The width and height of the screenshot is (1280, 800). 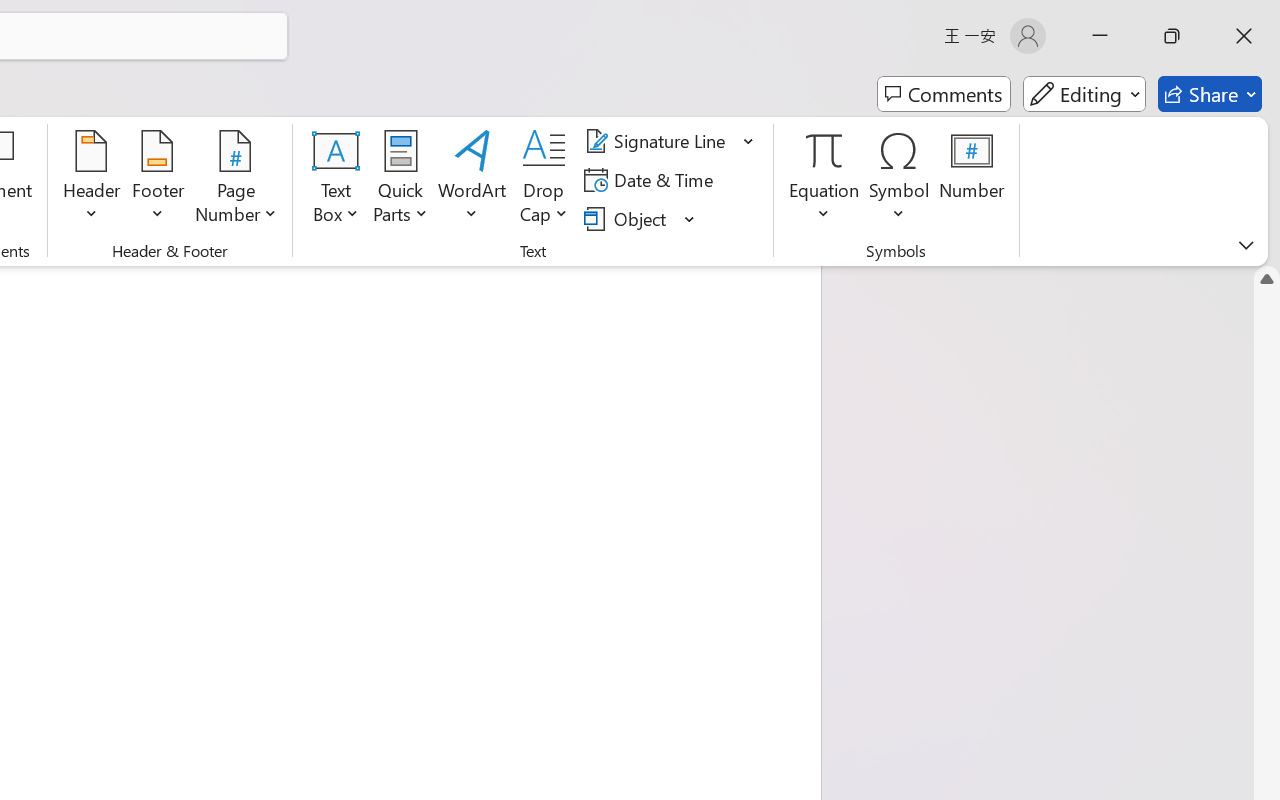 What do you see at coordinates (1266, 278) in the screenshot?
I see `'Line up'` at bounding box center [1266, 278].